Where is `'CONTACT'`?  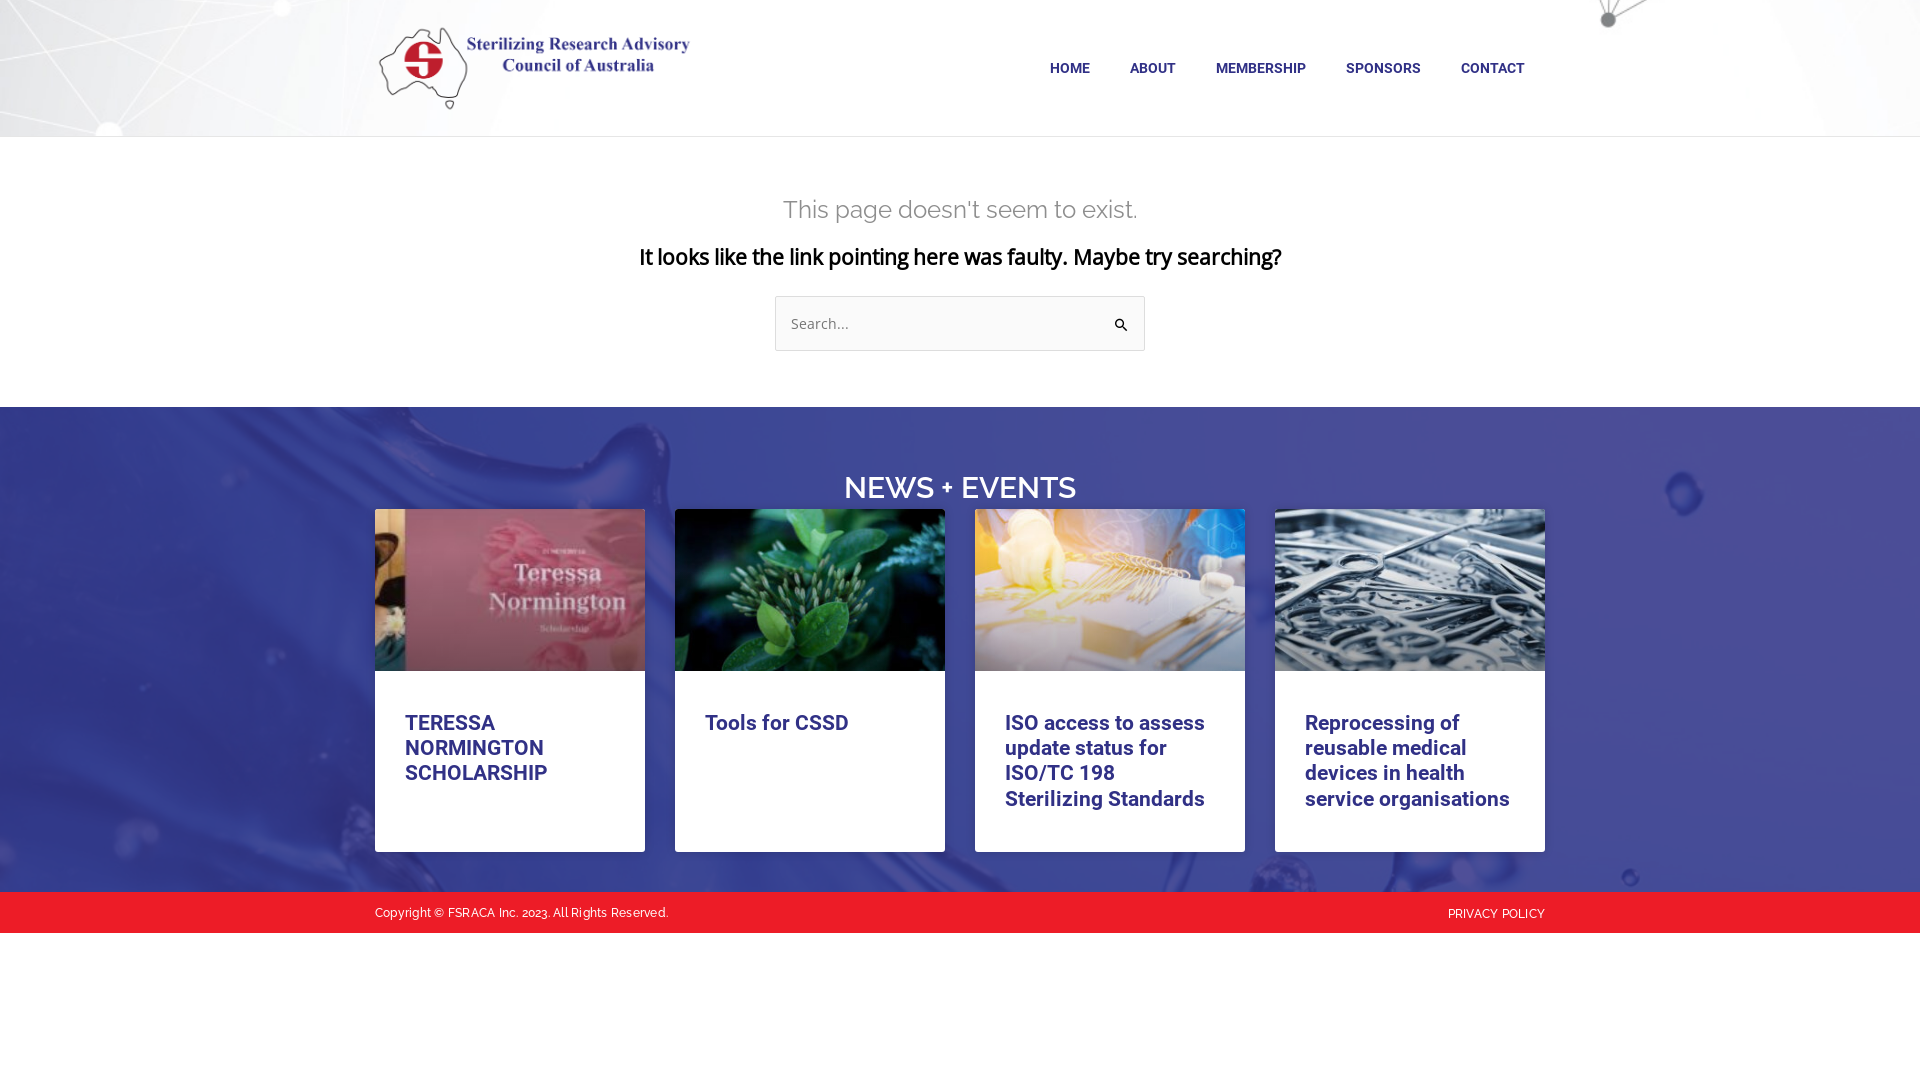
'CONTACT' is located at coordinates (1492, 67).